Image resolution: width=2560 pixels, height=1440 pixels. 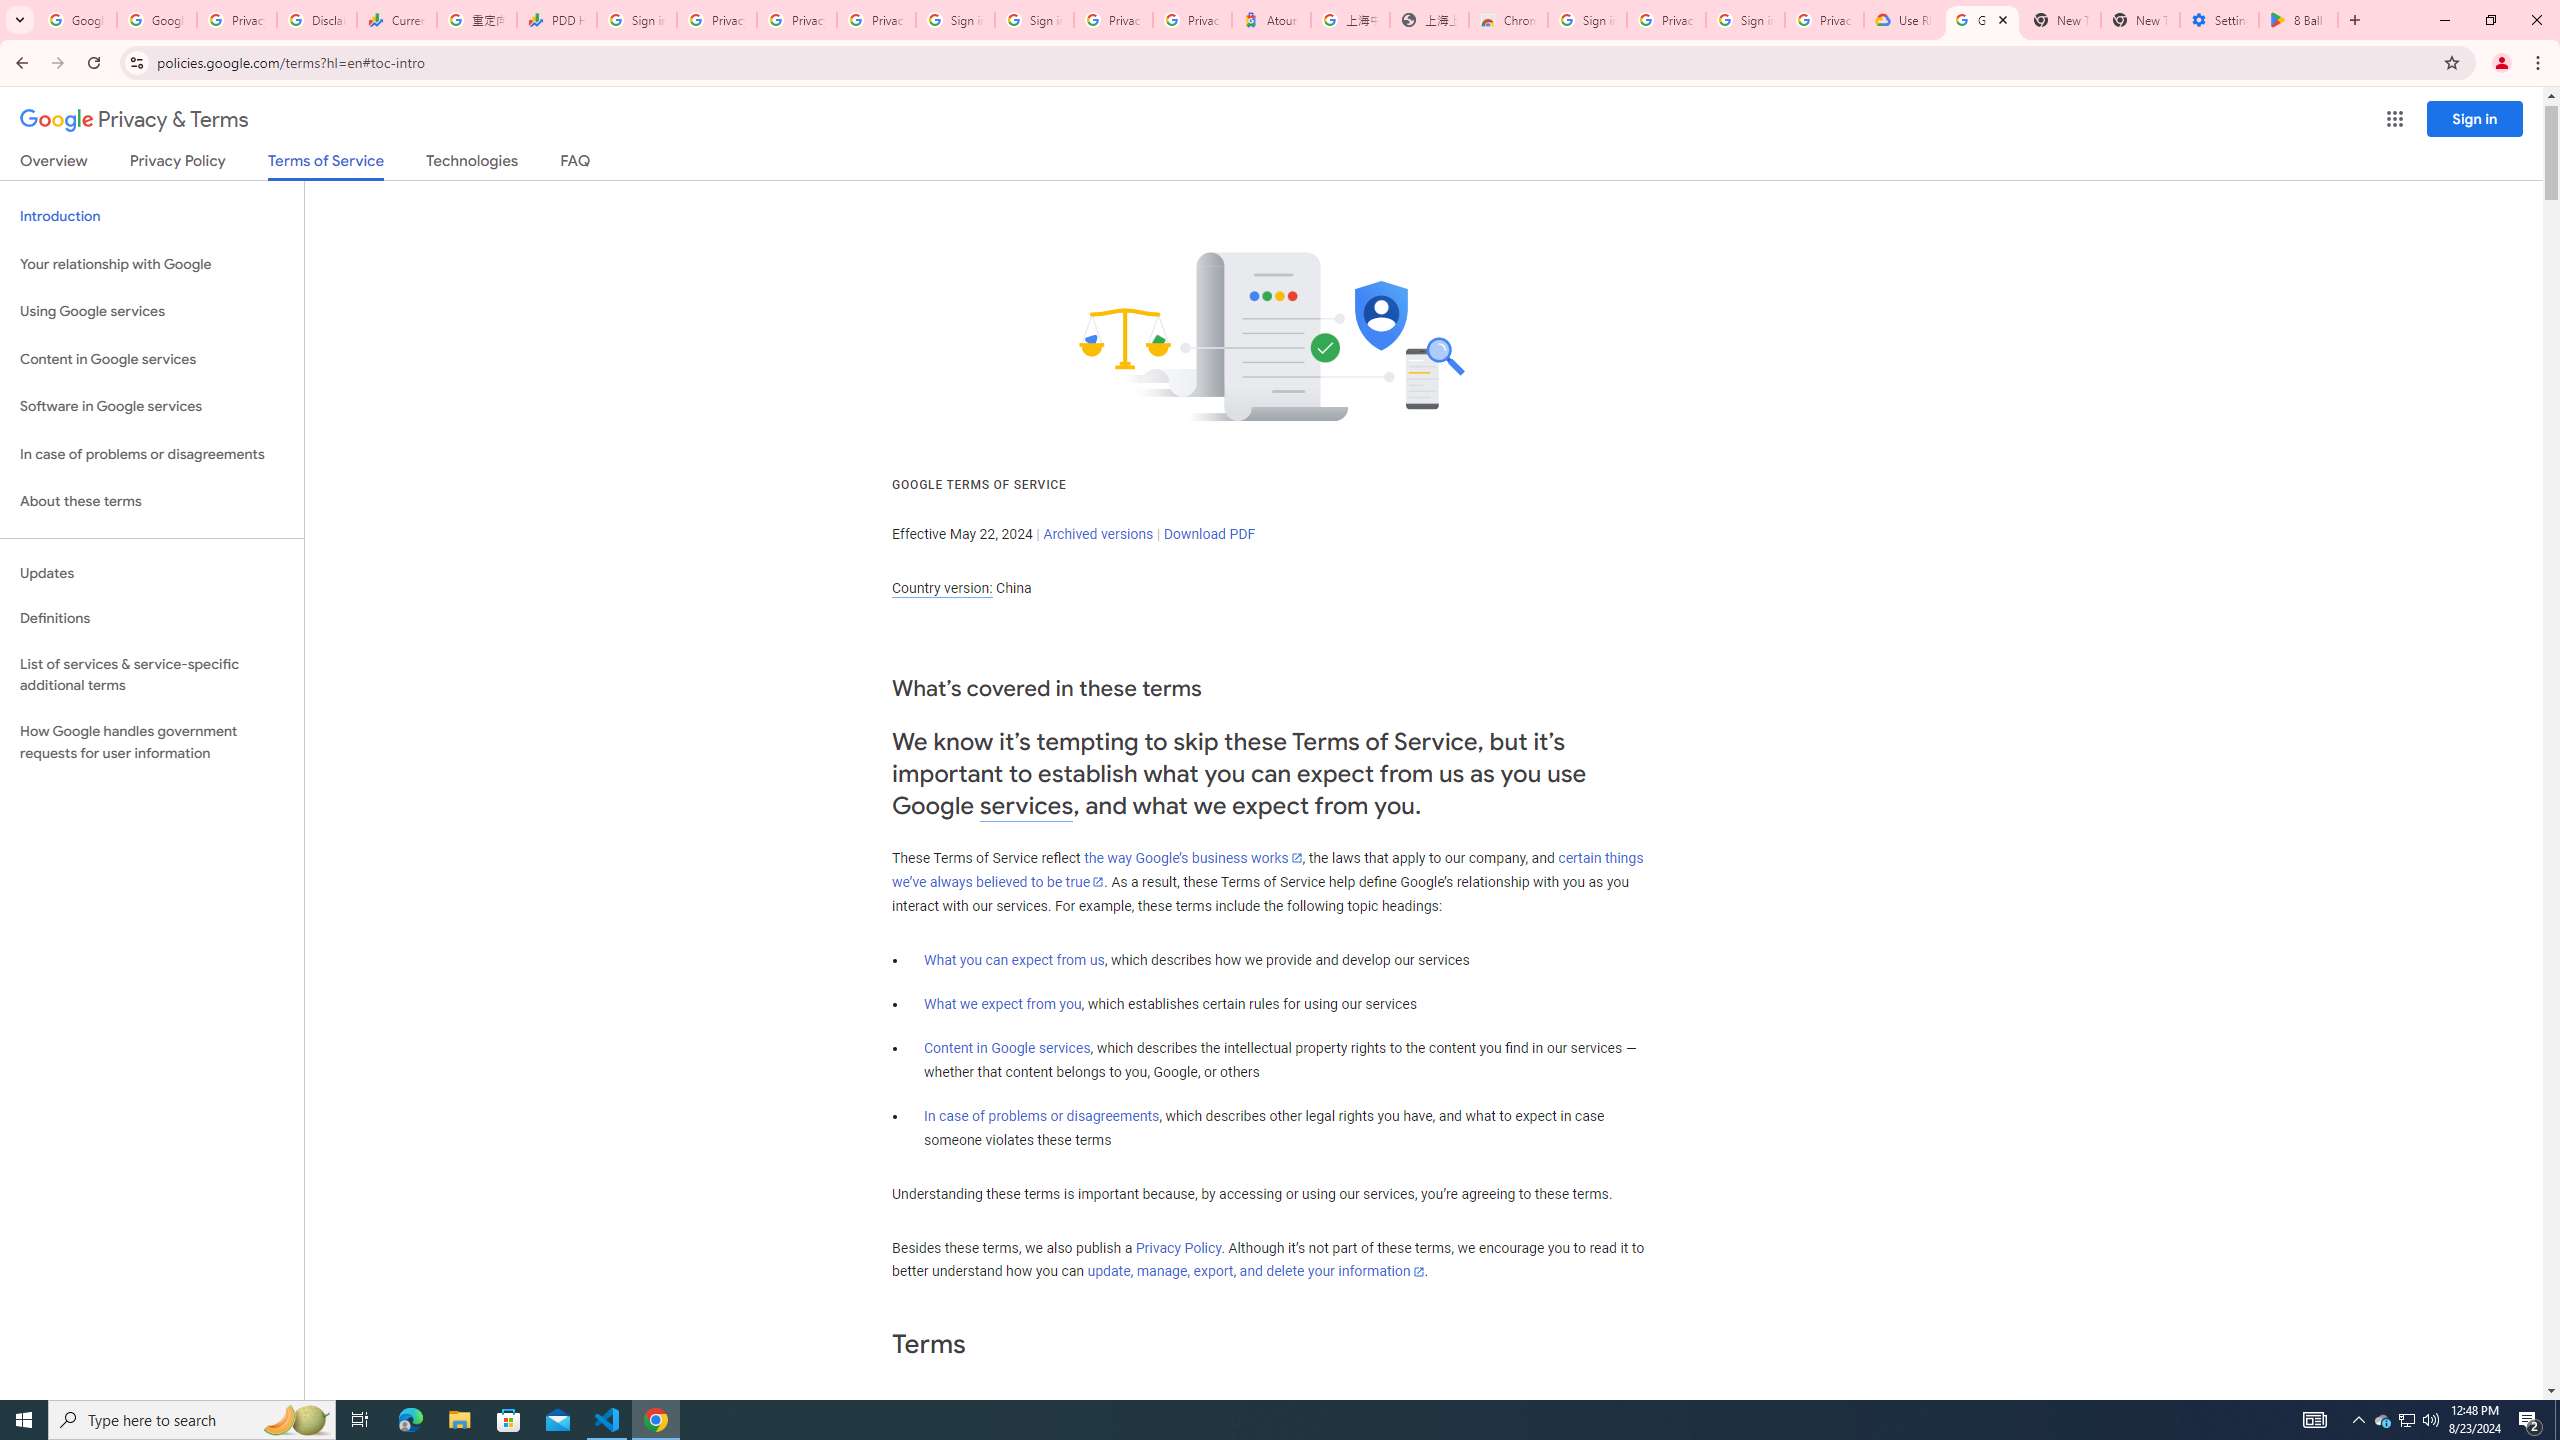 I want to click on 'What you can expect from us', so click(x=1015, y=958).